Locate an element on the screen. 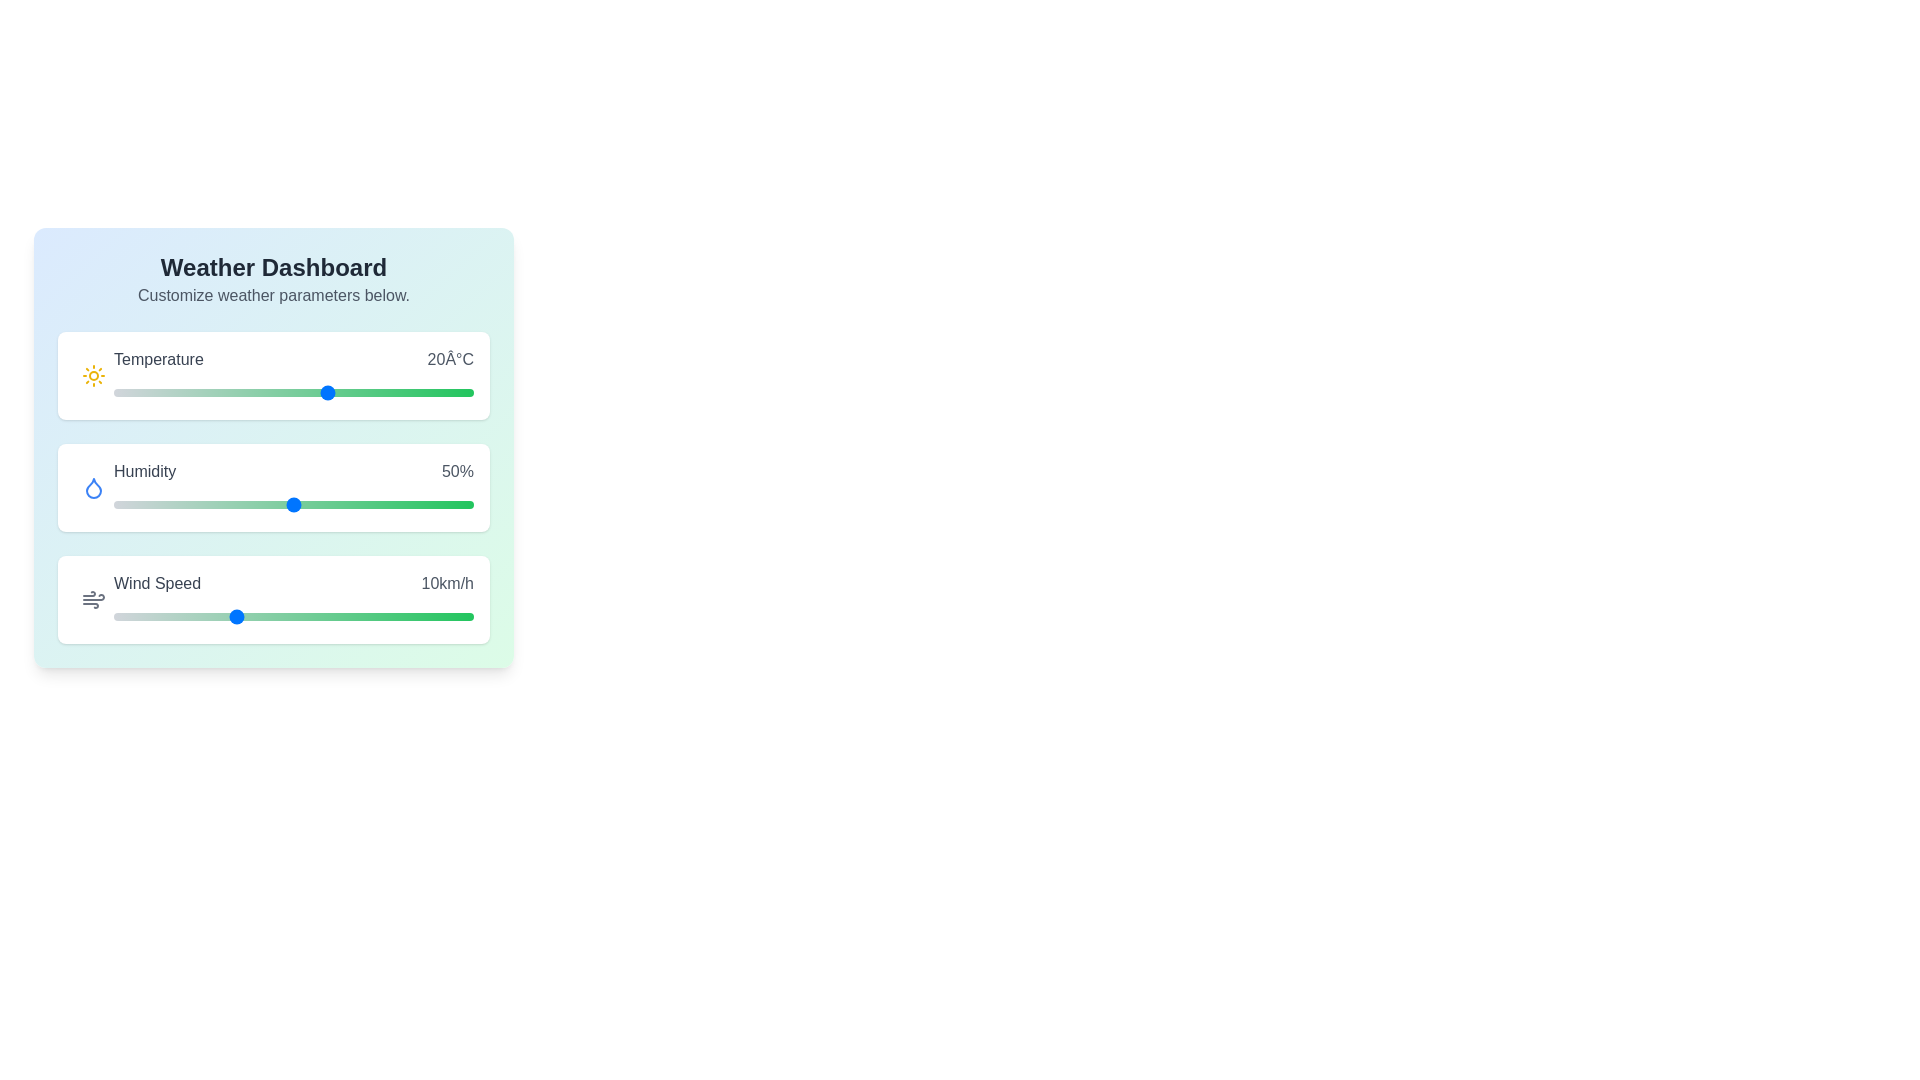 This screenshot has width=1920, height=1080. the temperature slider to 29°C is located at coordinates (394, 393).